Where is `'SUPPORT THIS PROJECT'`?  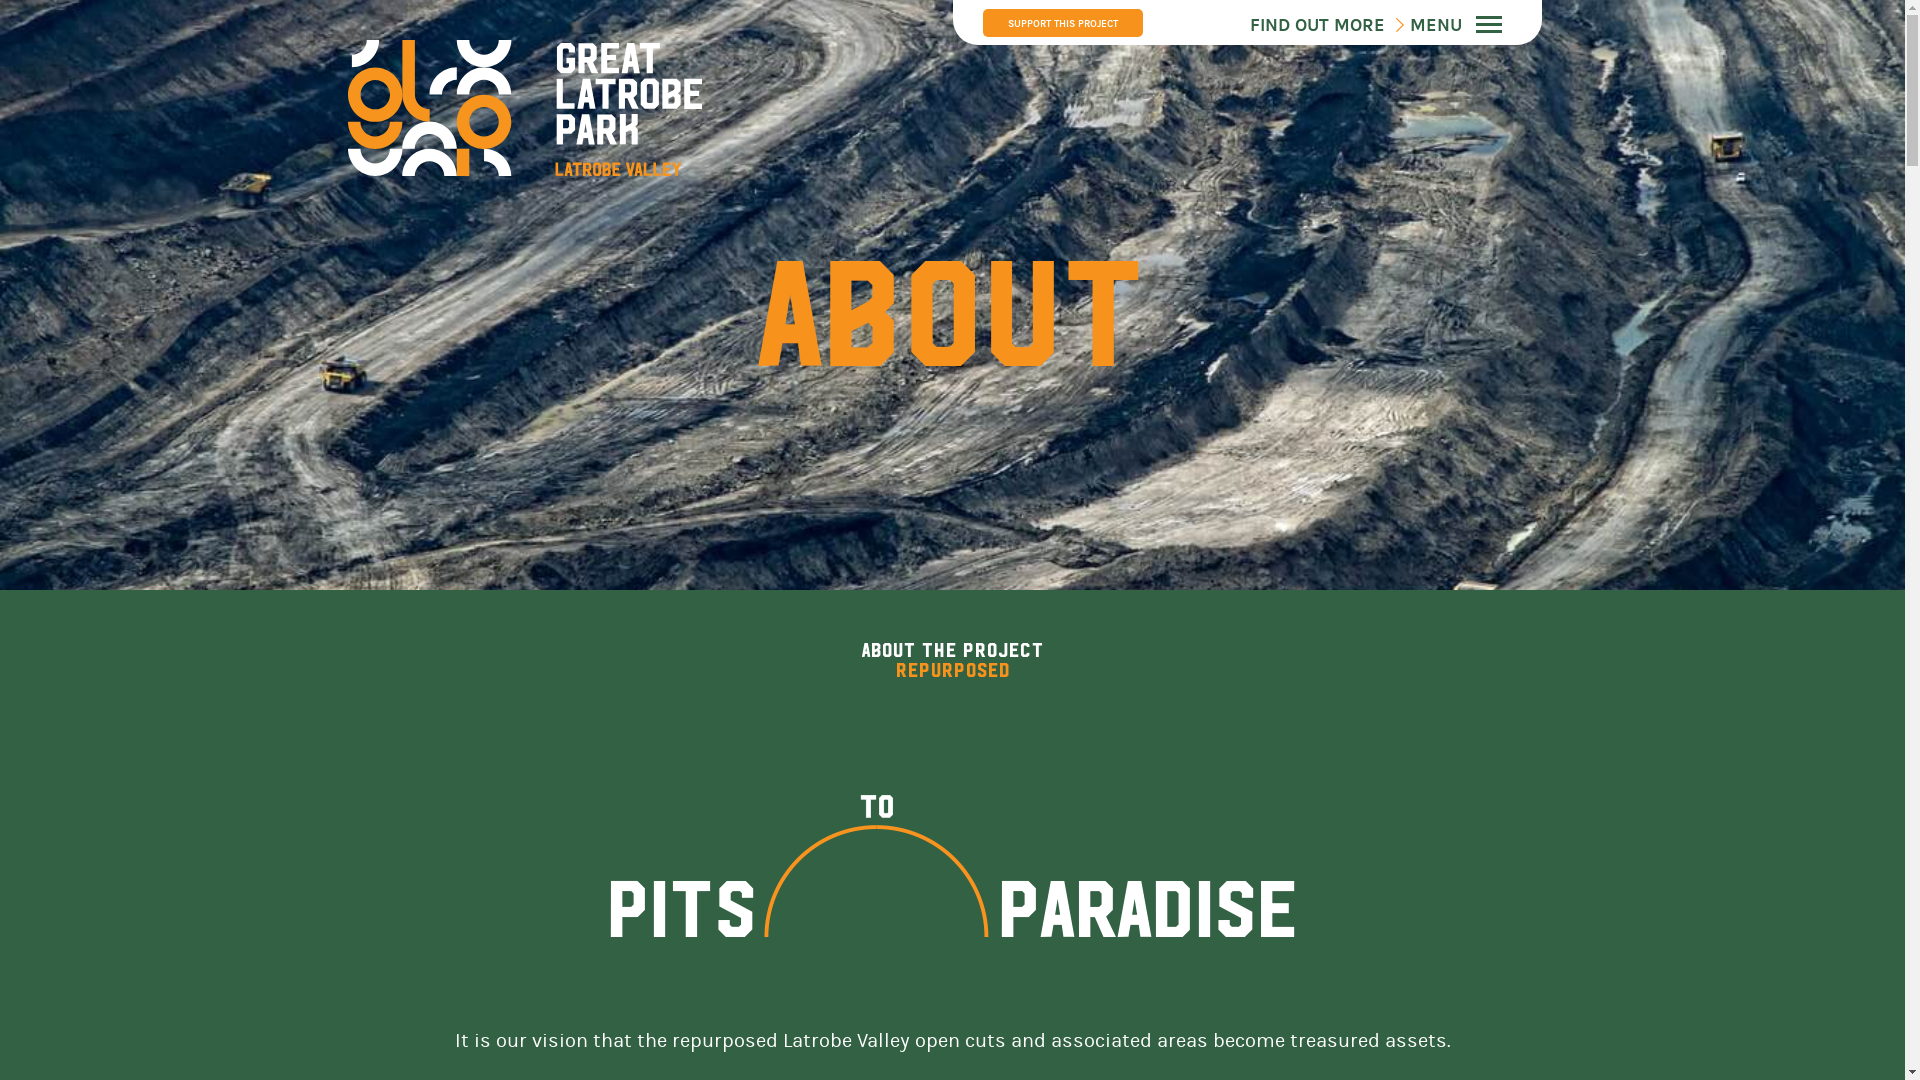 'SUPPORT THIS PROJECT' is located at coordinates (1060, 23).